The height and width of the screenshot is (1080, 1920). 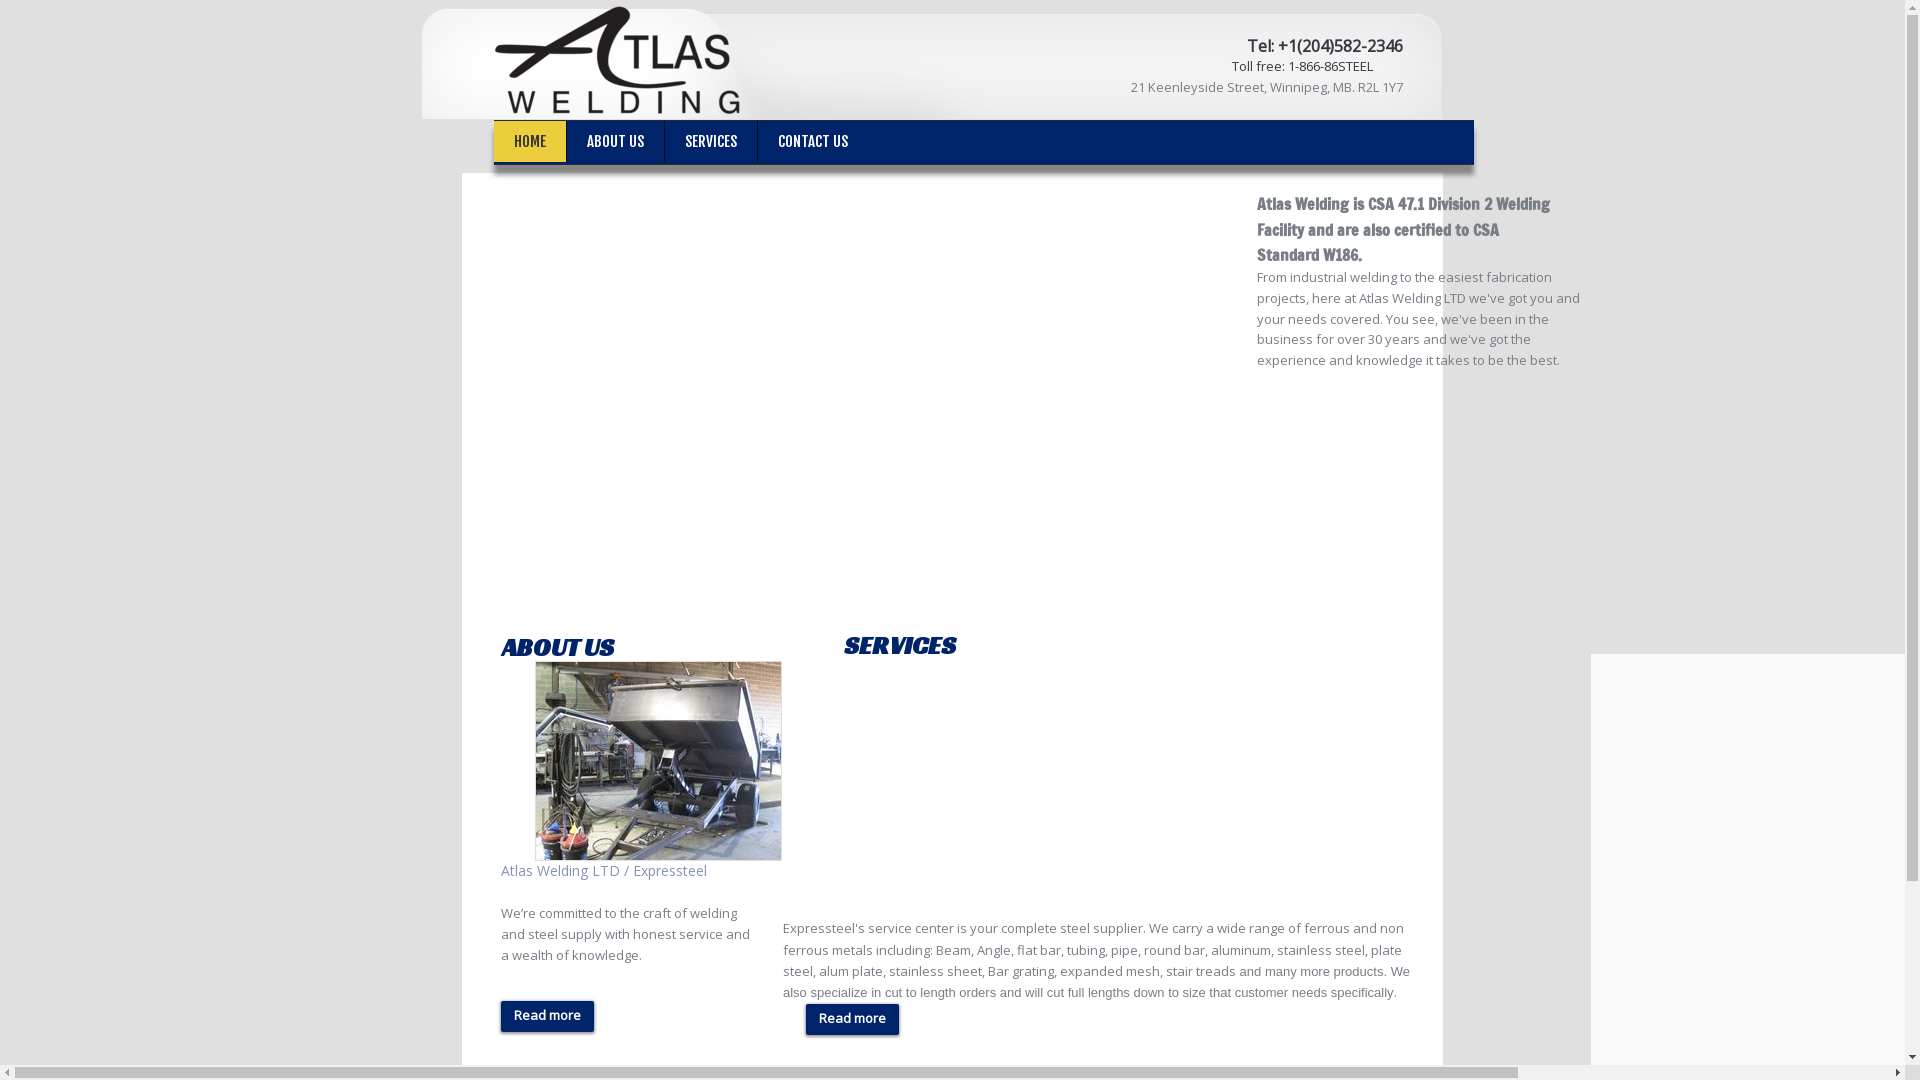 I want to click on 'Read more', so click(x=852, y=1019).